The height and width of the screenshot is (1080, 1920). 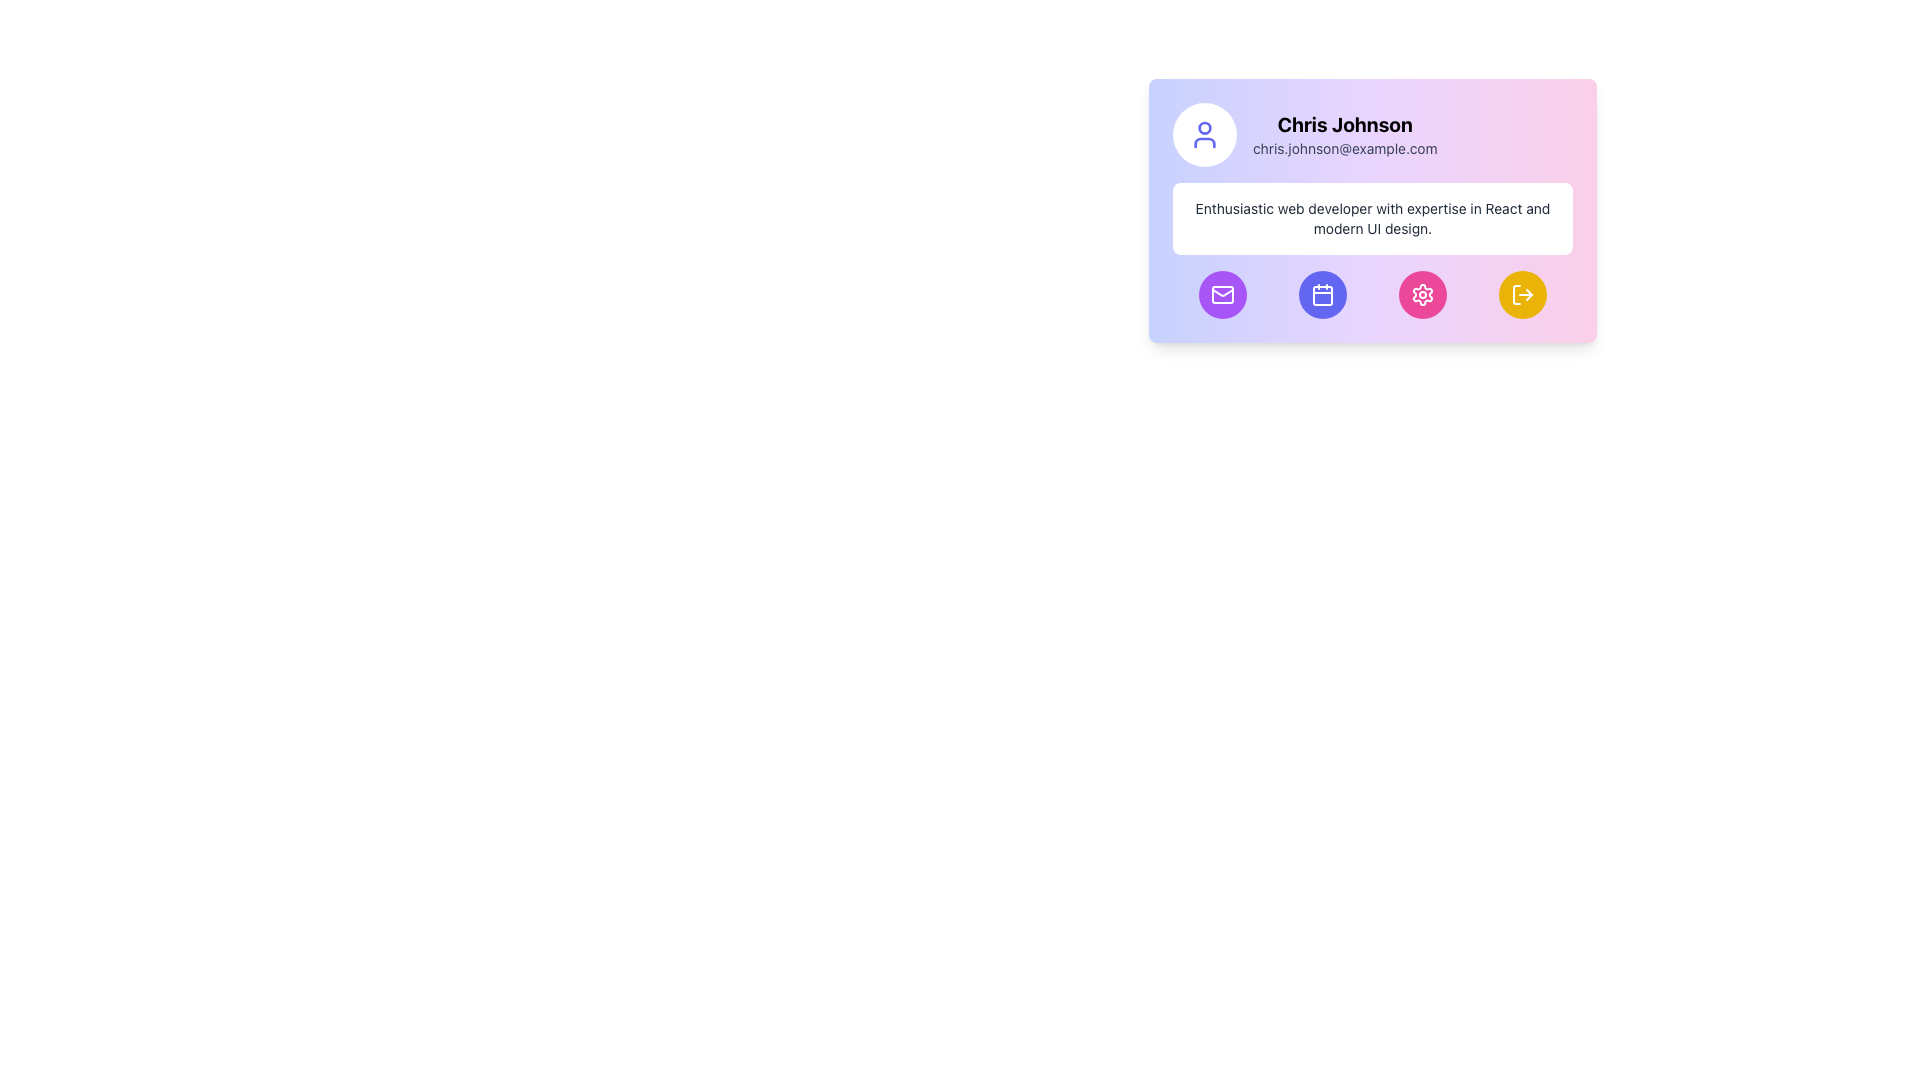 What do you see at coordinates (1345, 135) in the screenshot?
I see `the Text Block displaying 'Chris Johnson' and 'chris.johnson@example.com'` at bounding box center [1345, 135].